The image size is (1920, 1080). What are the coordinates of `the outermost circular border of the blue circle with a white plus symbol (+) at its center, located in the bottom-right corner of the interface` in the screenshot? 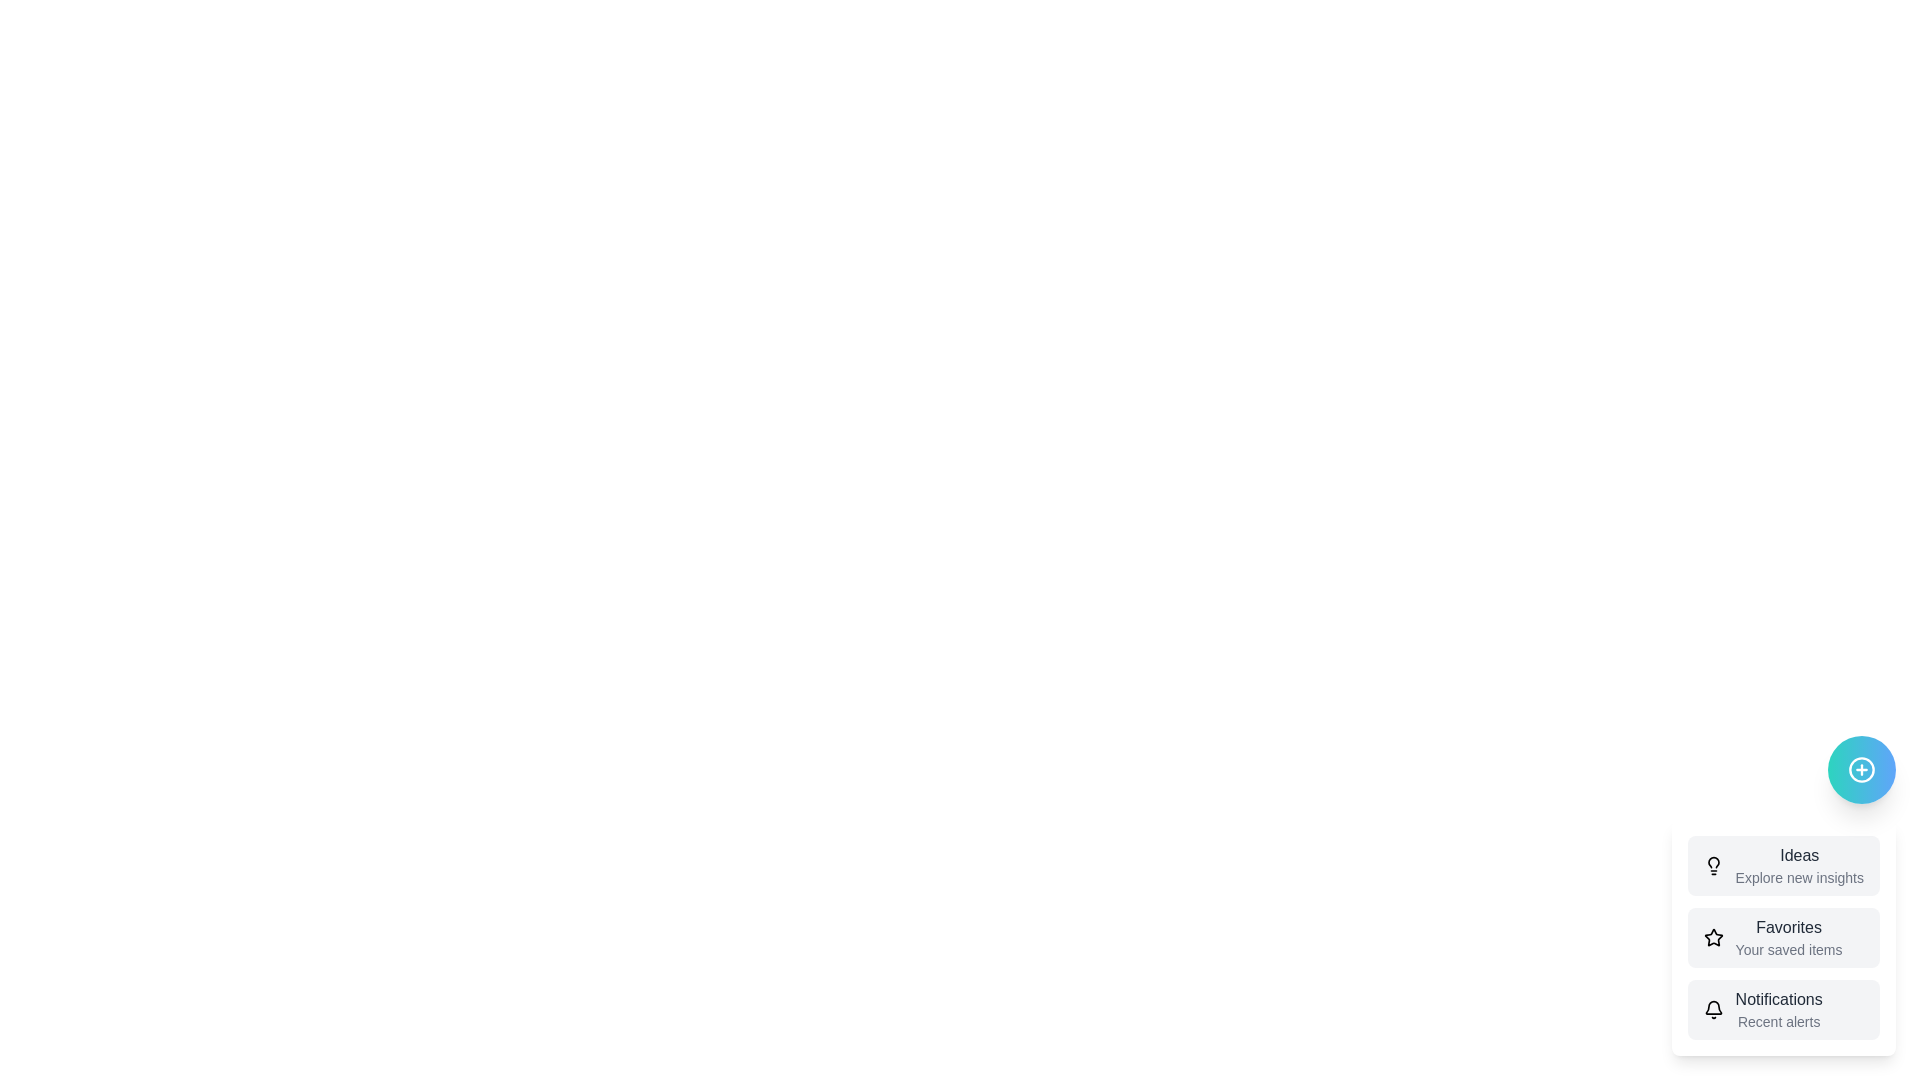 It's located at (1861, 769).